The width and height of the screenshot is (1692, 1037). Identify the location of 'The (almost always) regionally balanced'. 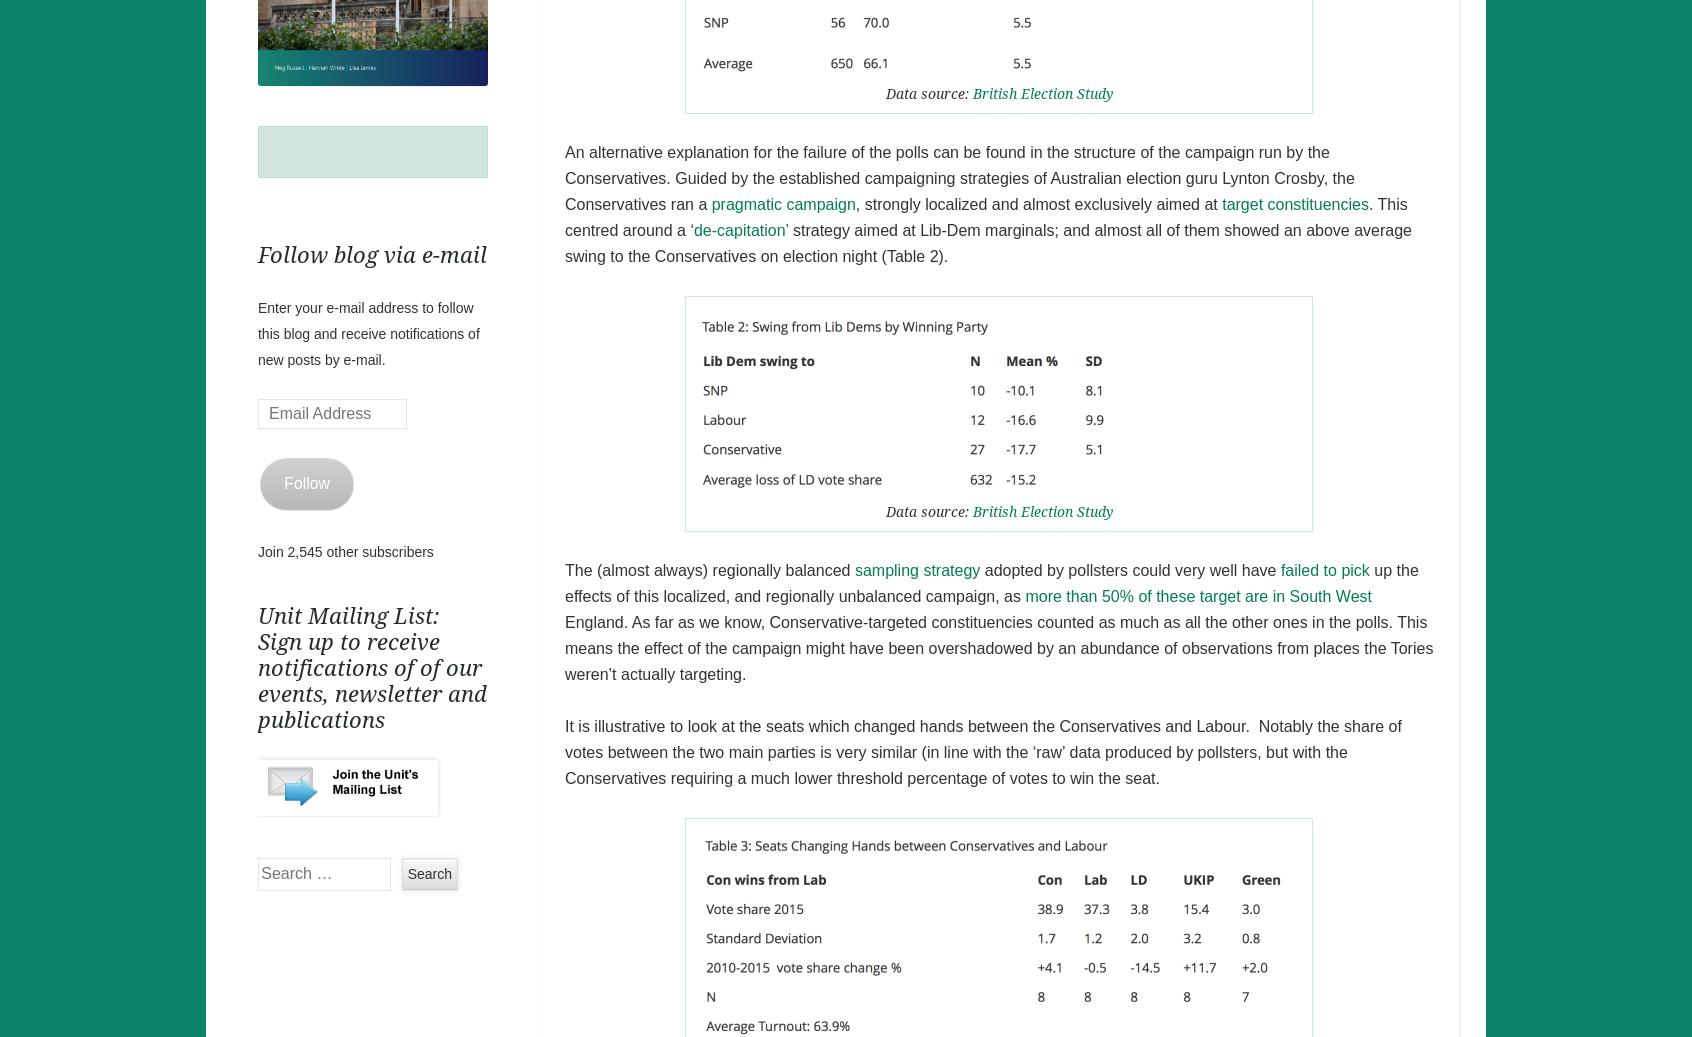
(707, 569).